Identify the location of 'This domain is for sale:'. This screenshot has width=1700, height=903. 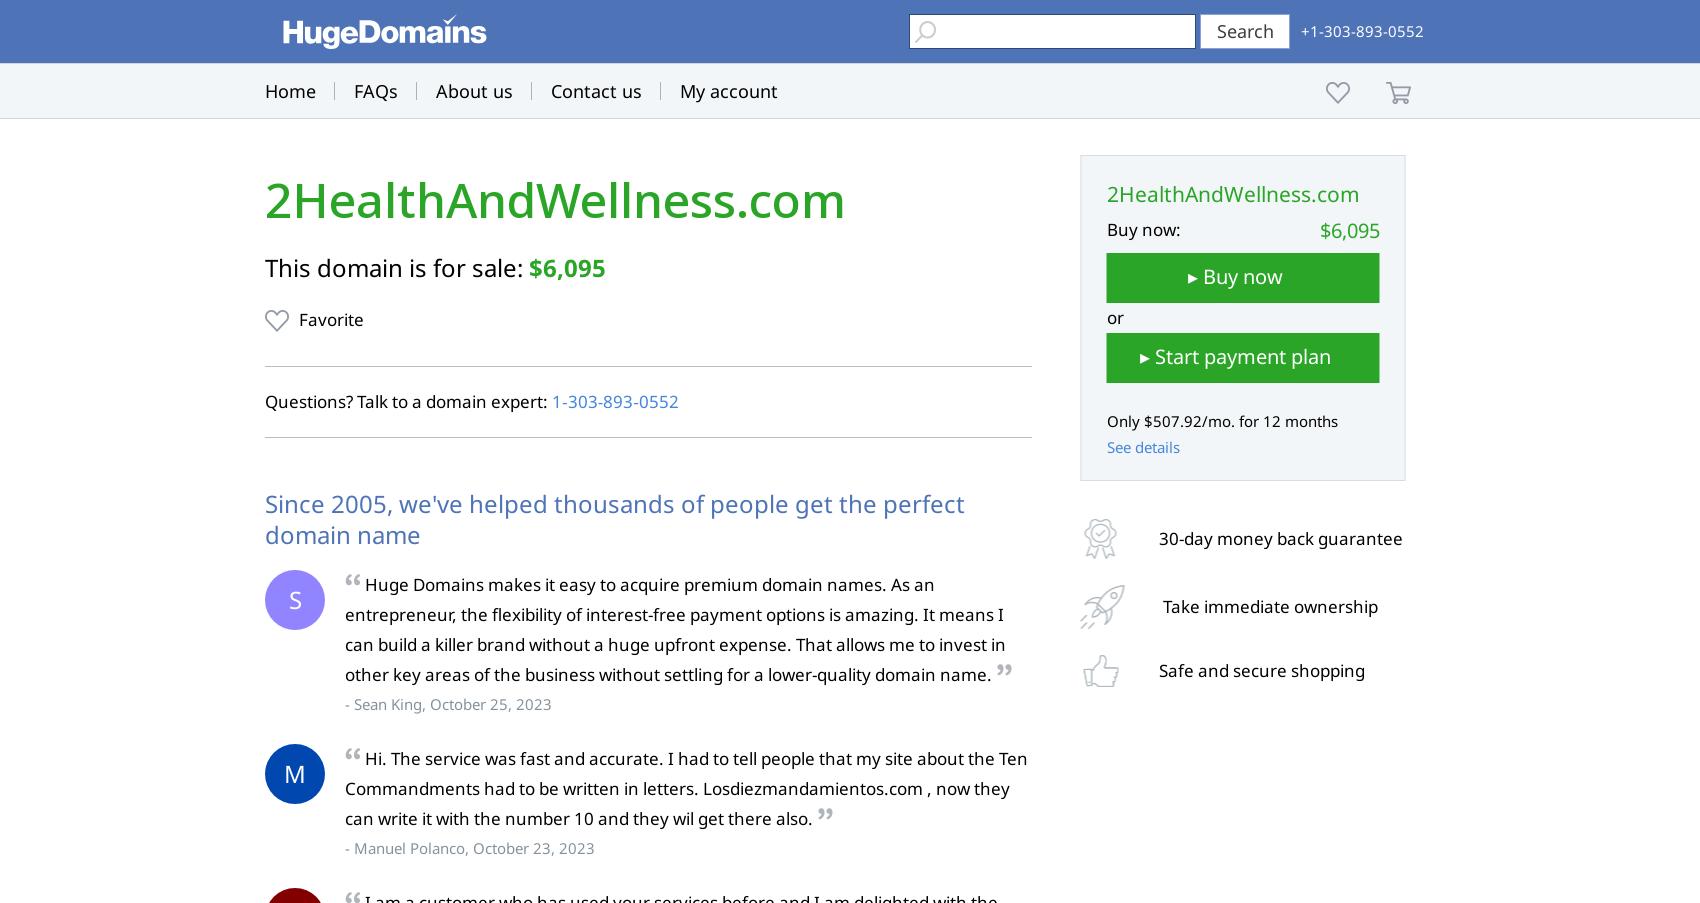
(395, 266).